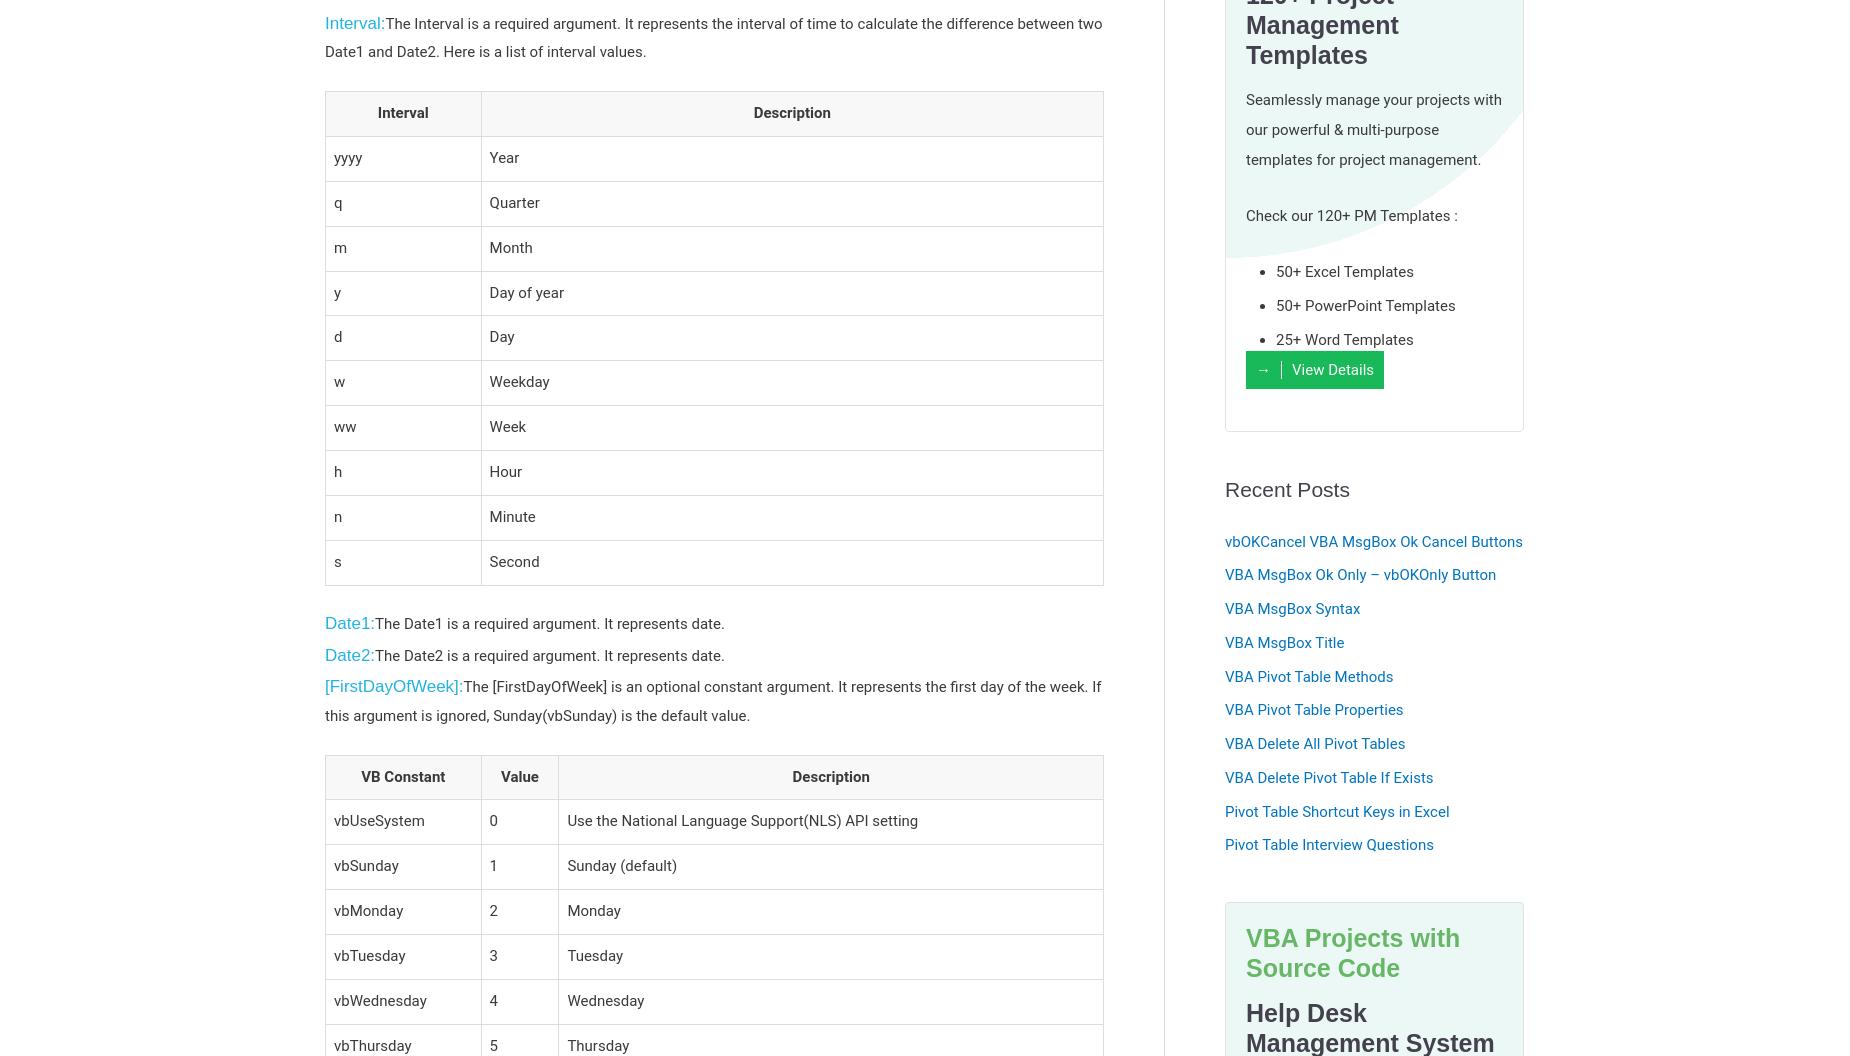  I want to click on 'Interval:', so click(354, 22).